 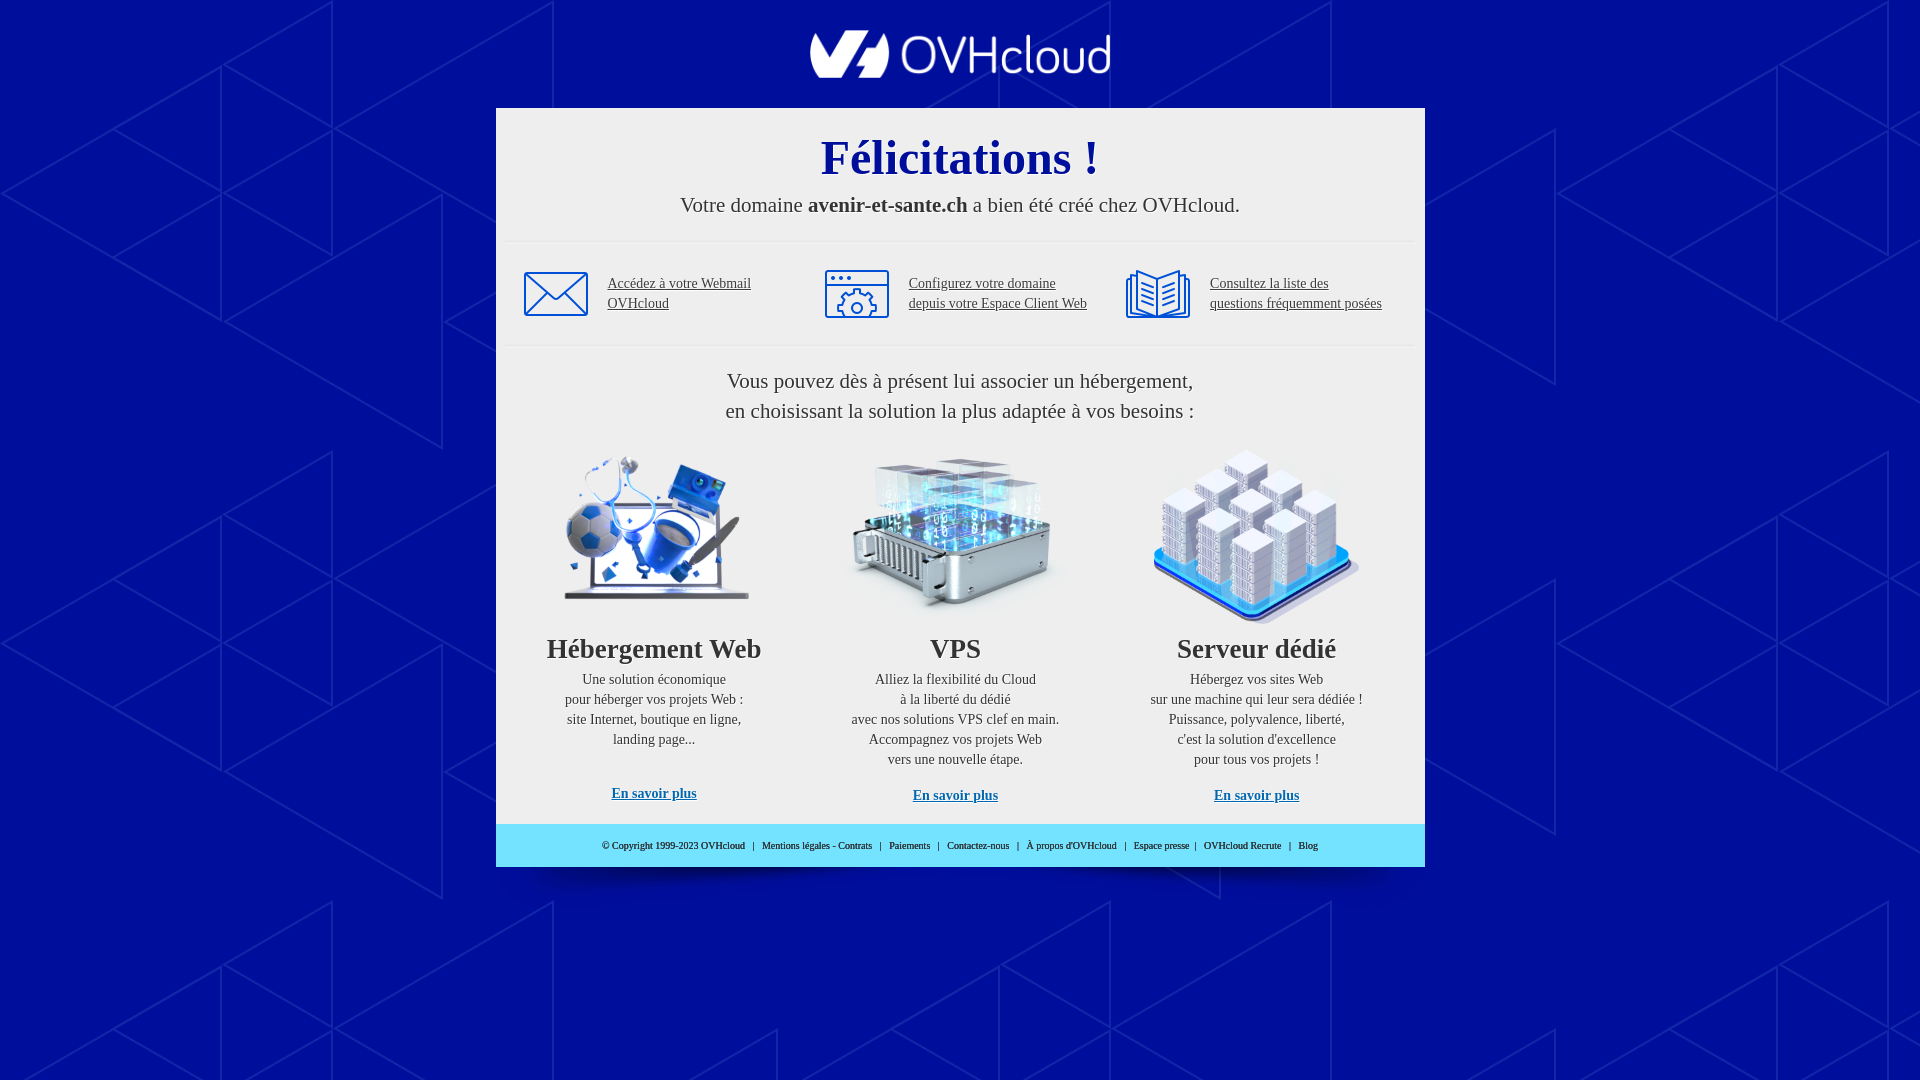 I want to click on 'Paiements', so click(x=908, y=845).